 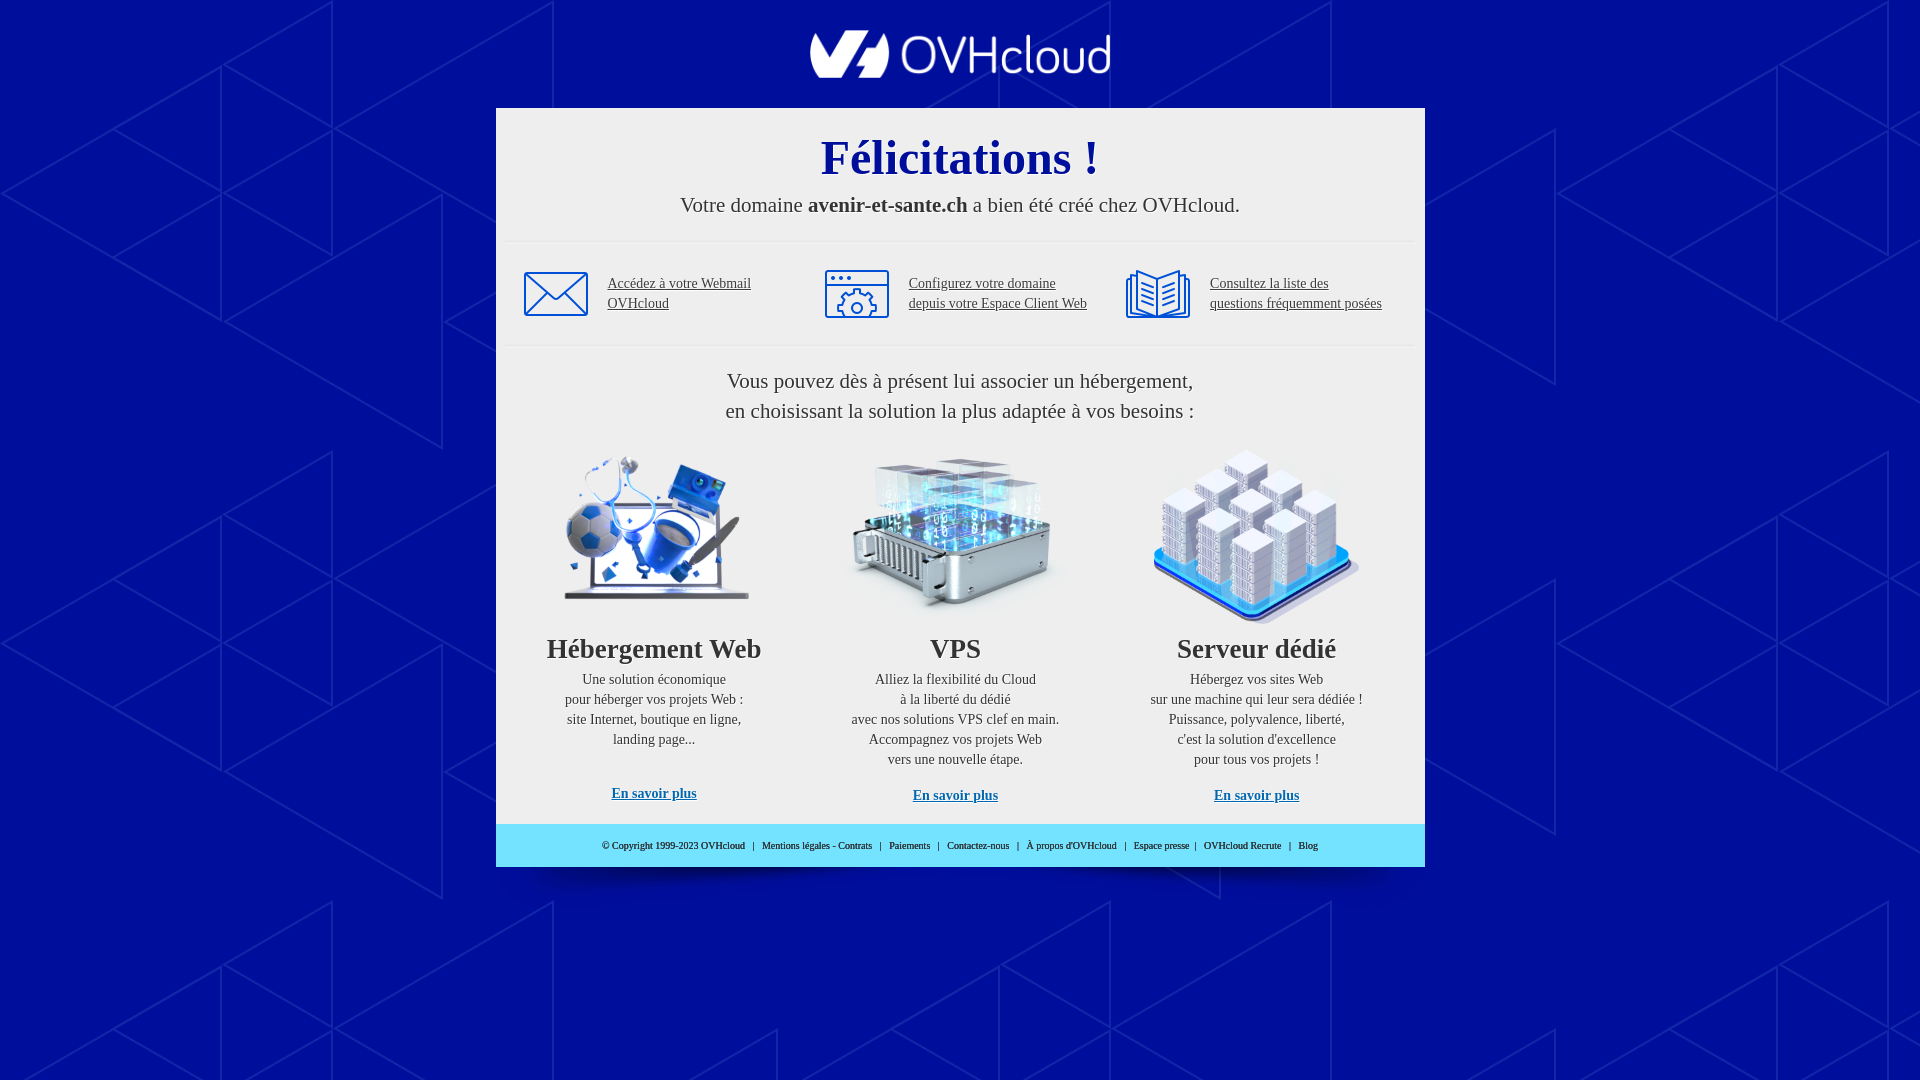 I want to click on 'Paiements', so click(x=908, y=845).